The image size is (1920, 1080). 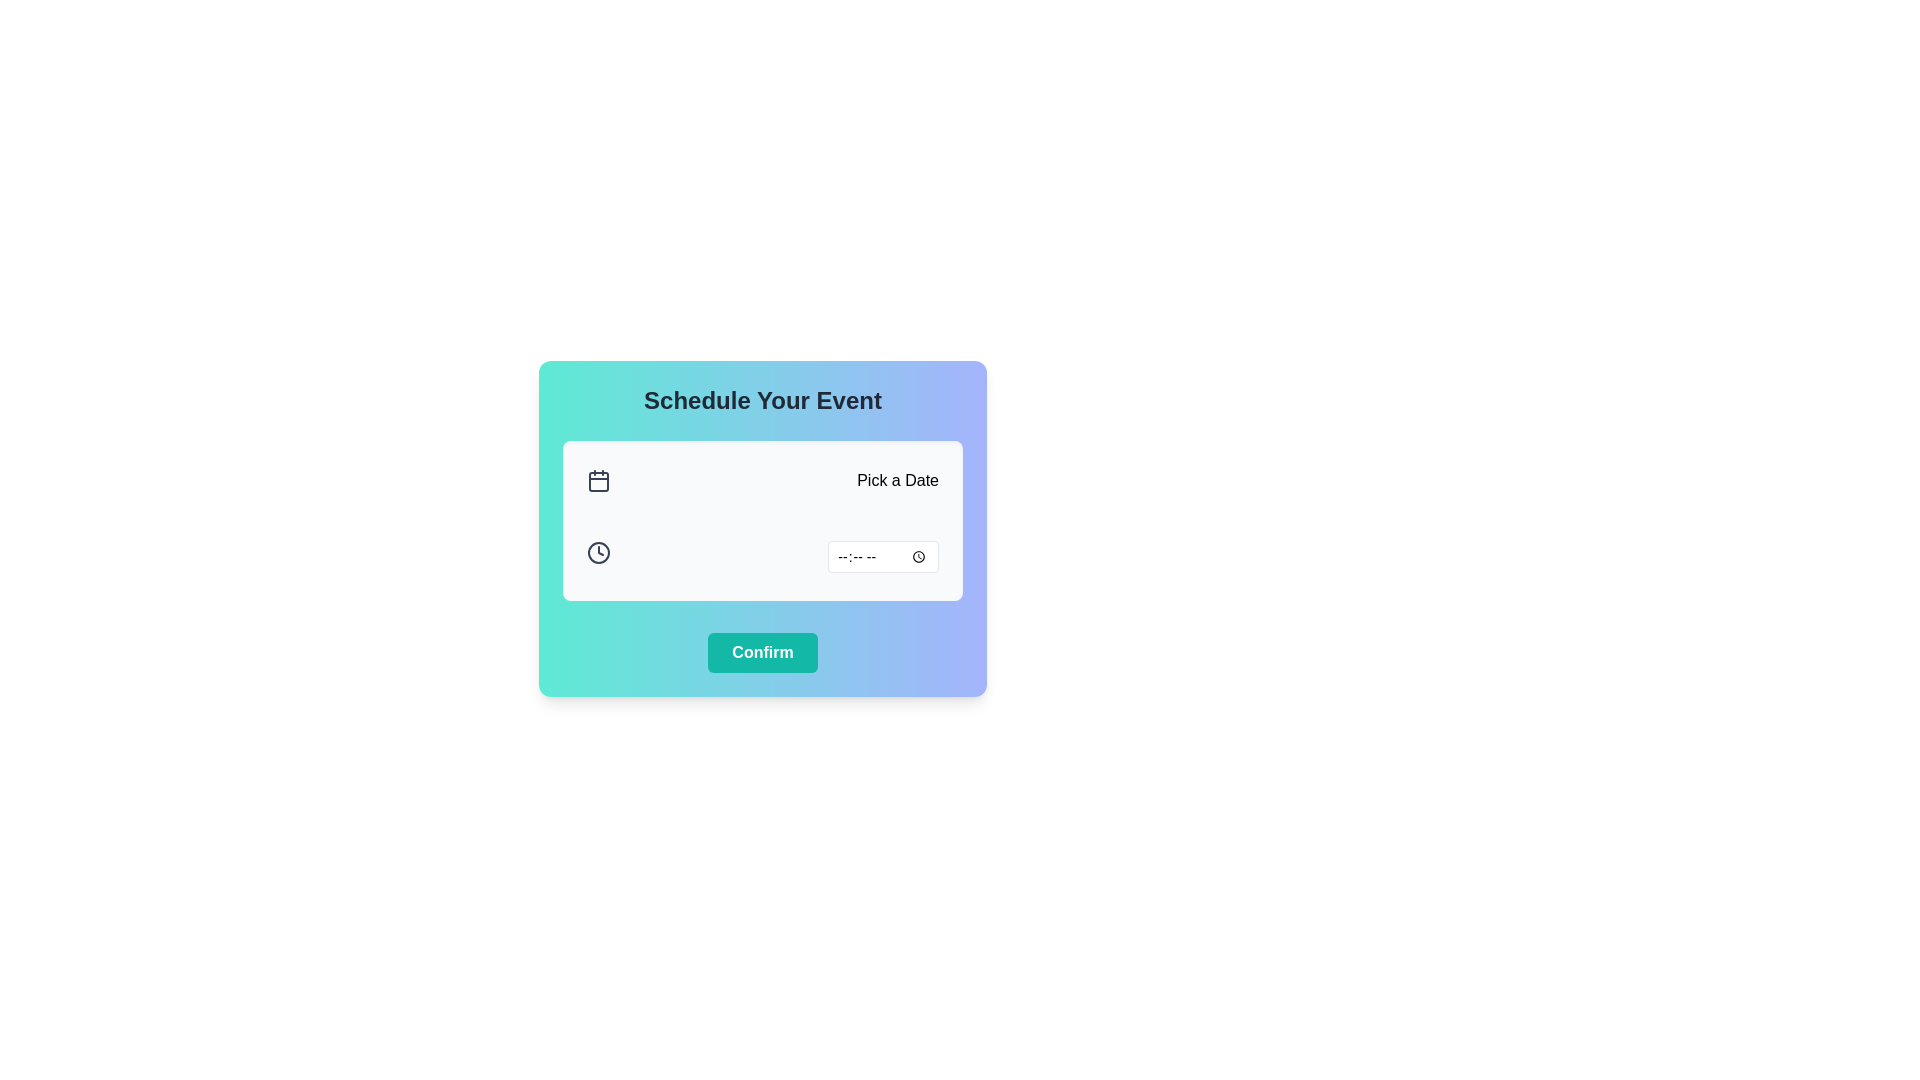 I want to click on the calendar icon button, which has a square outline and a gray tone, so click(x=598, y=481).